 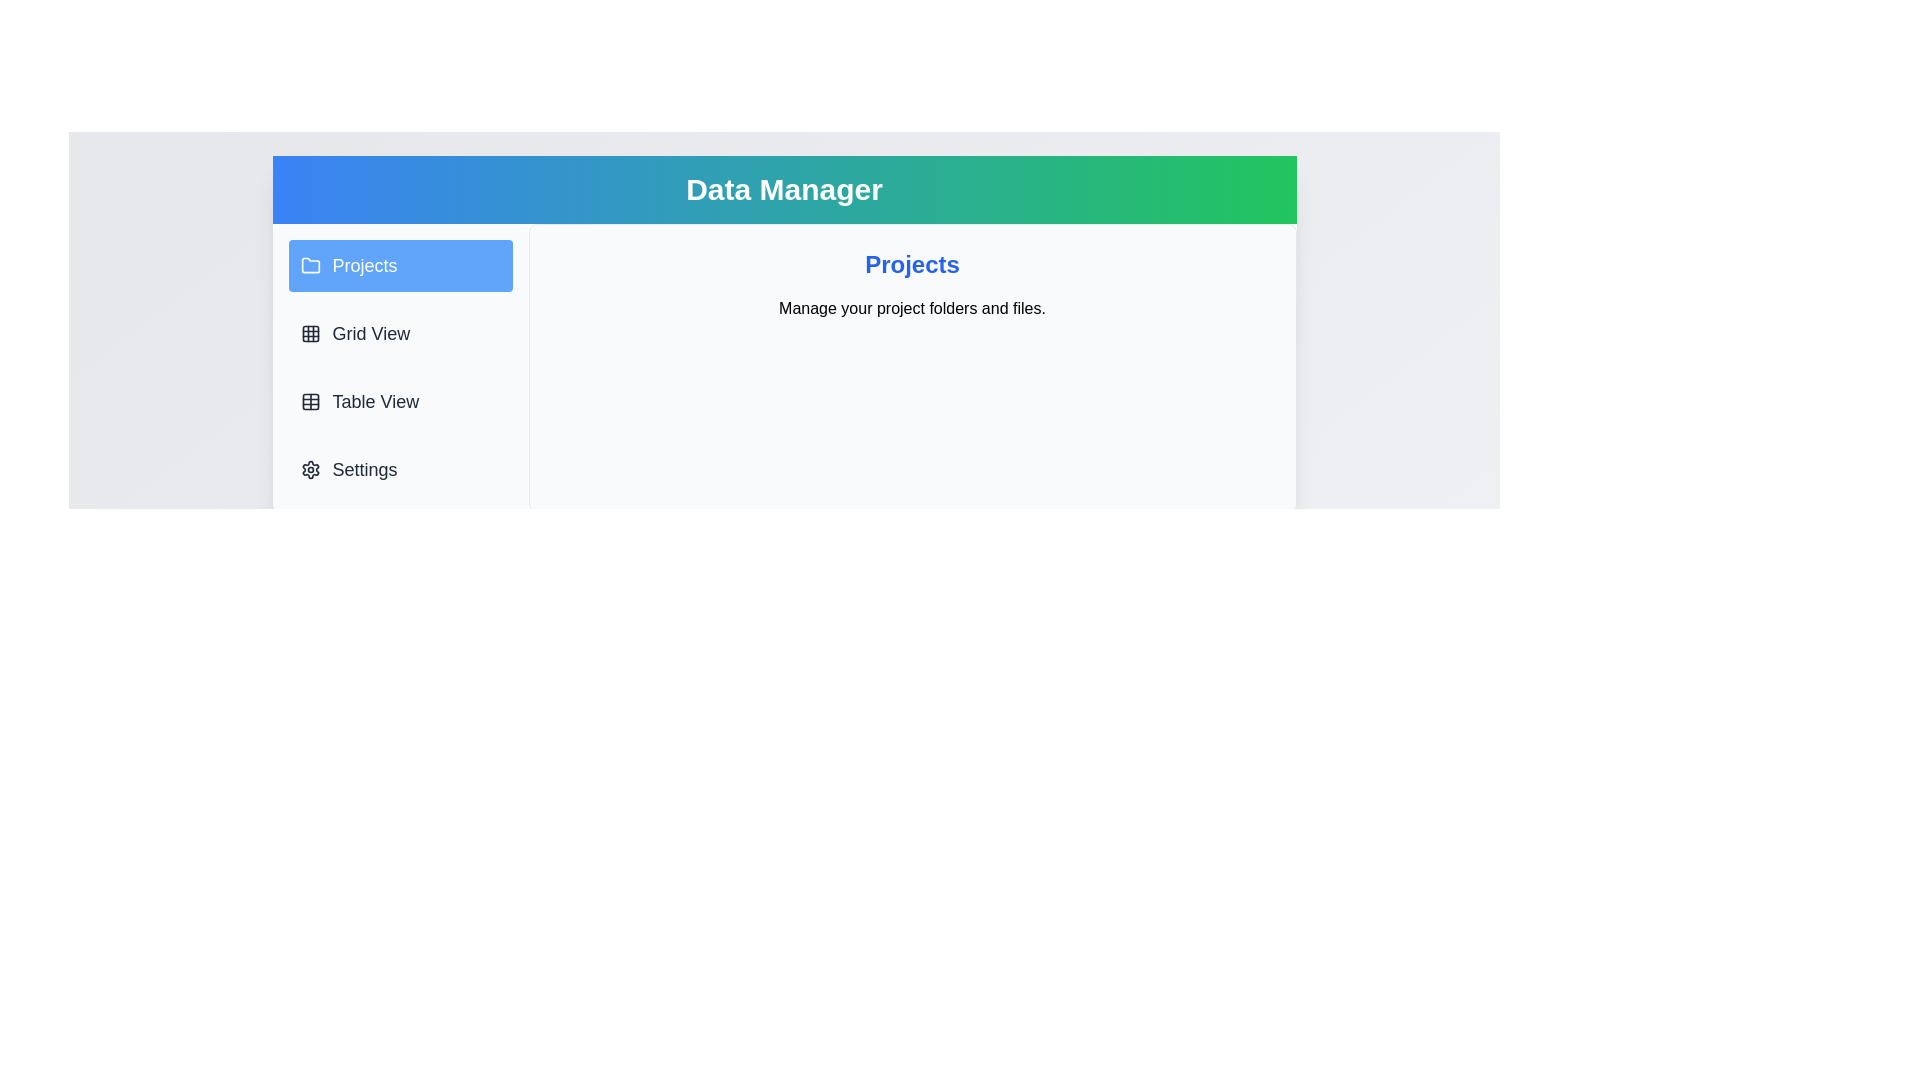 I want to click on the tab labeled Projects, so click(x=400, y=265).